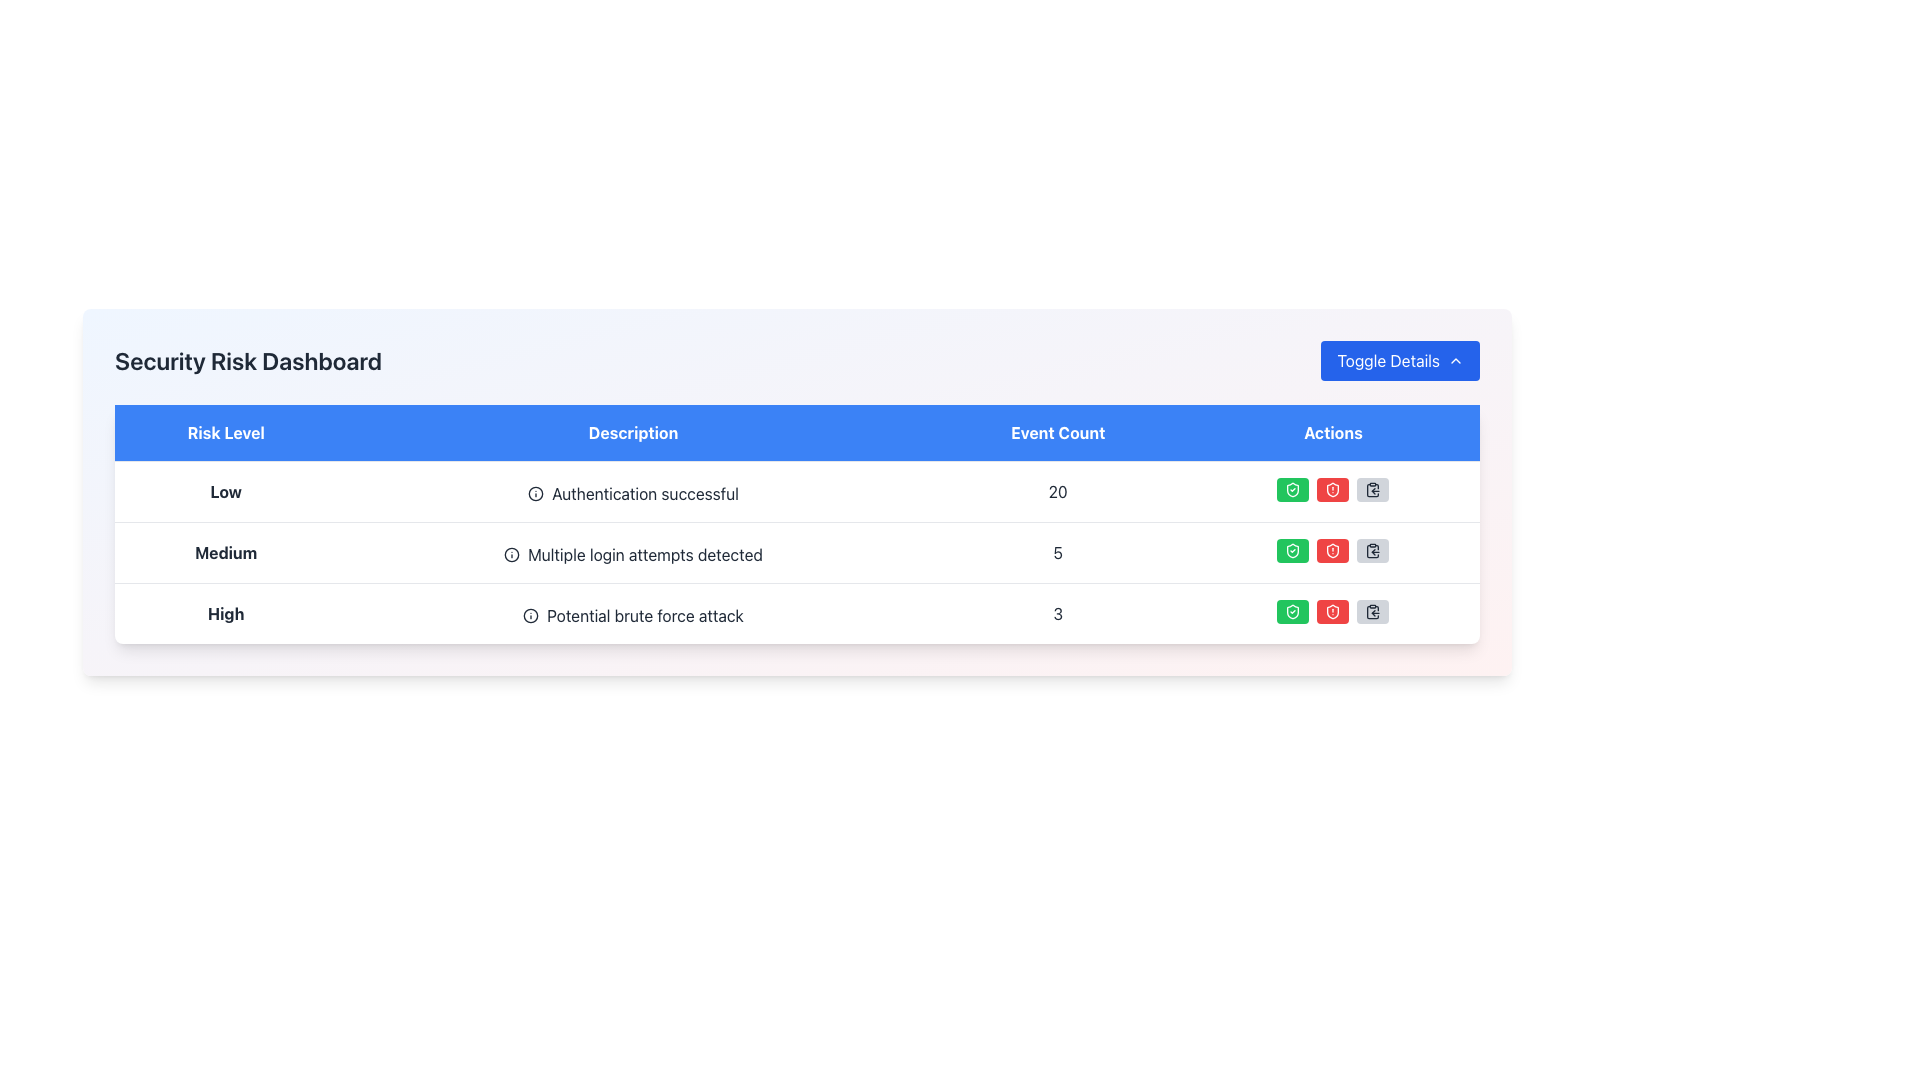 The width and height of the screenshot is (1920, 1080). I want to click on the 'Medium' text label in bold yellow font located in the second row of the risk level table within the dashboard, so click(226, 552).